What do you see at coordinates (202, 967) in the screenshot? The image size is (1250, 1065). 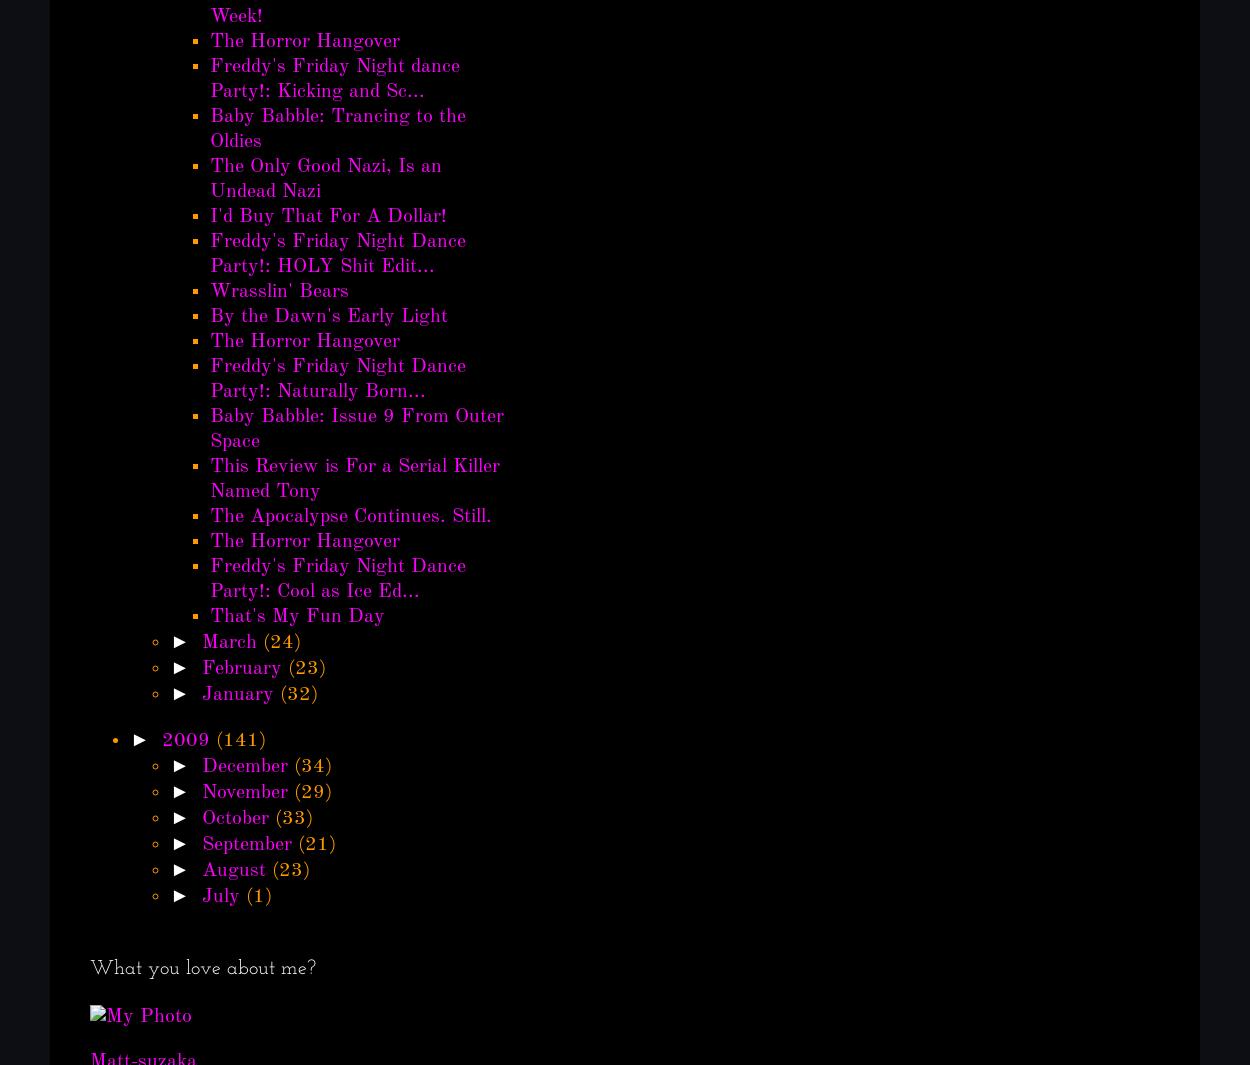 I see `'What you love about me?'` at bounding box center [202, 967].